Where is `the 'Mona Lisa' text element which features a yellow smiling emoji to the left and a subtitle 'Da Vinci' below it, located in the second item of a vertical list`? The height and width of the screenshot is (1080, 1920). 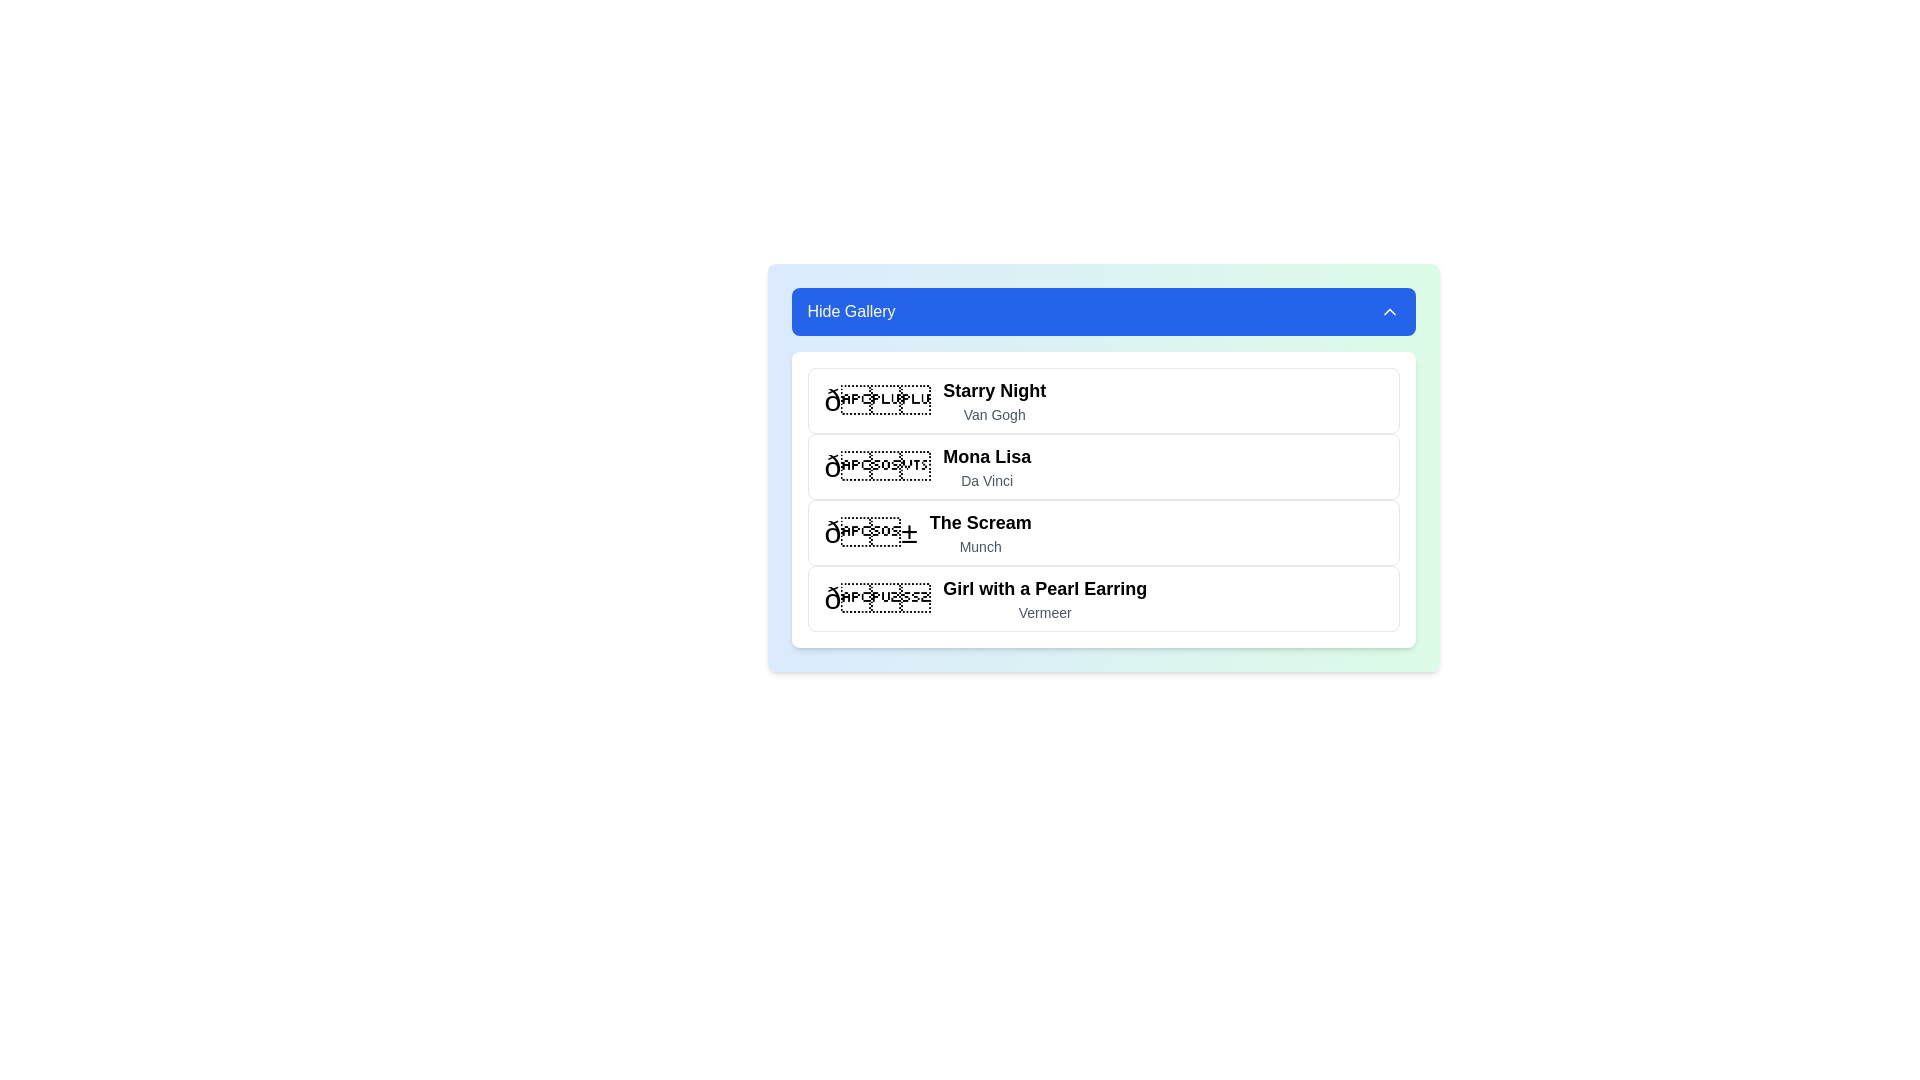 the 'Mona Lisa' text element which features a yellow smiling emoji to the left and a subtitle 'Da Vinci' below it, located in the second item of a vertical list is located at coordinates (925, 466).